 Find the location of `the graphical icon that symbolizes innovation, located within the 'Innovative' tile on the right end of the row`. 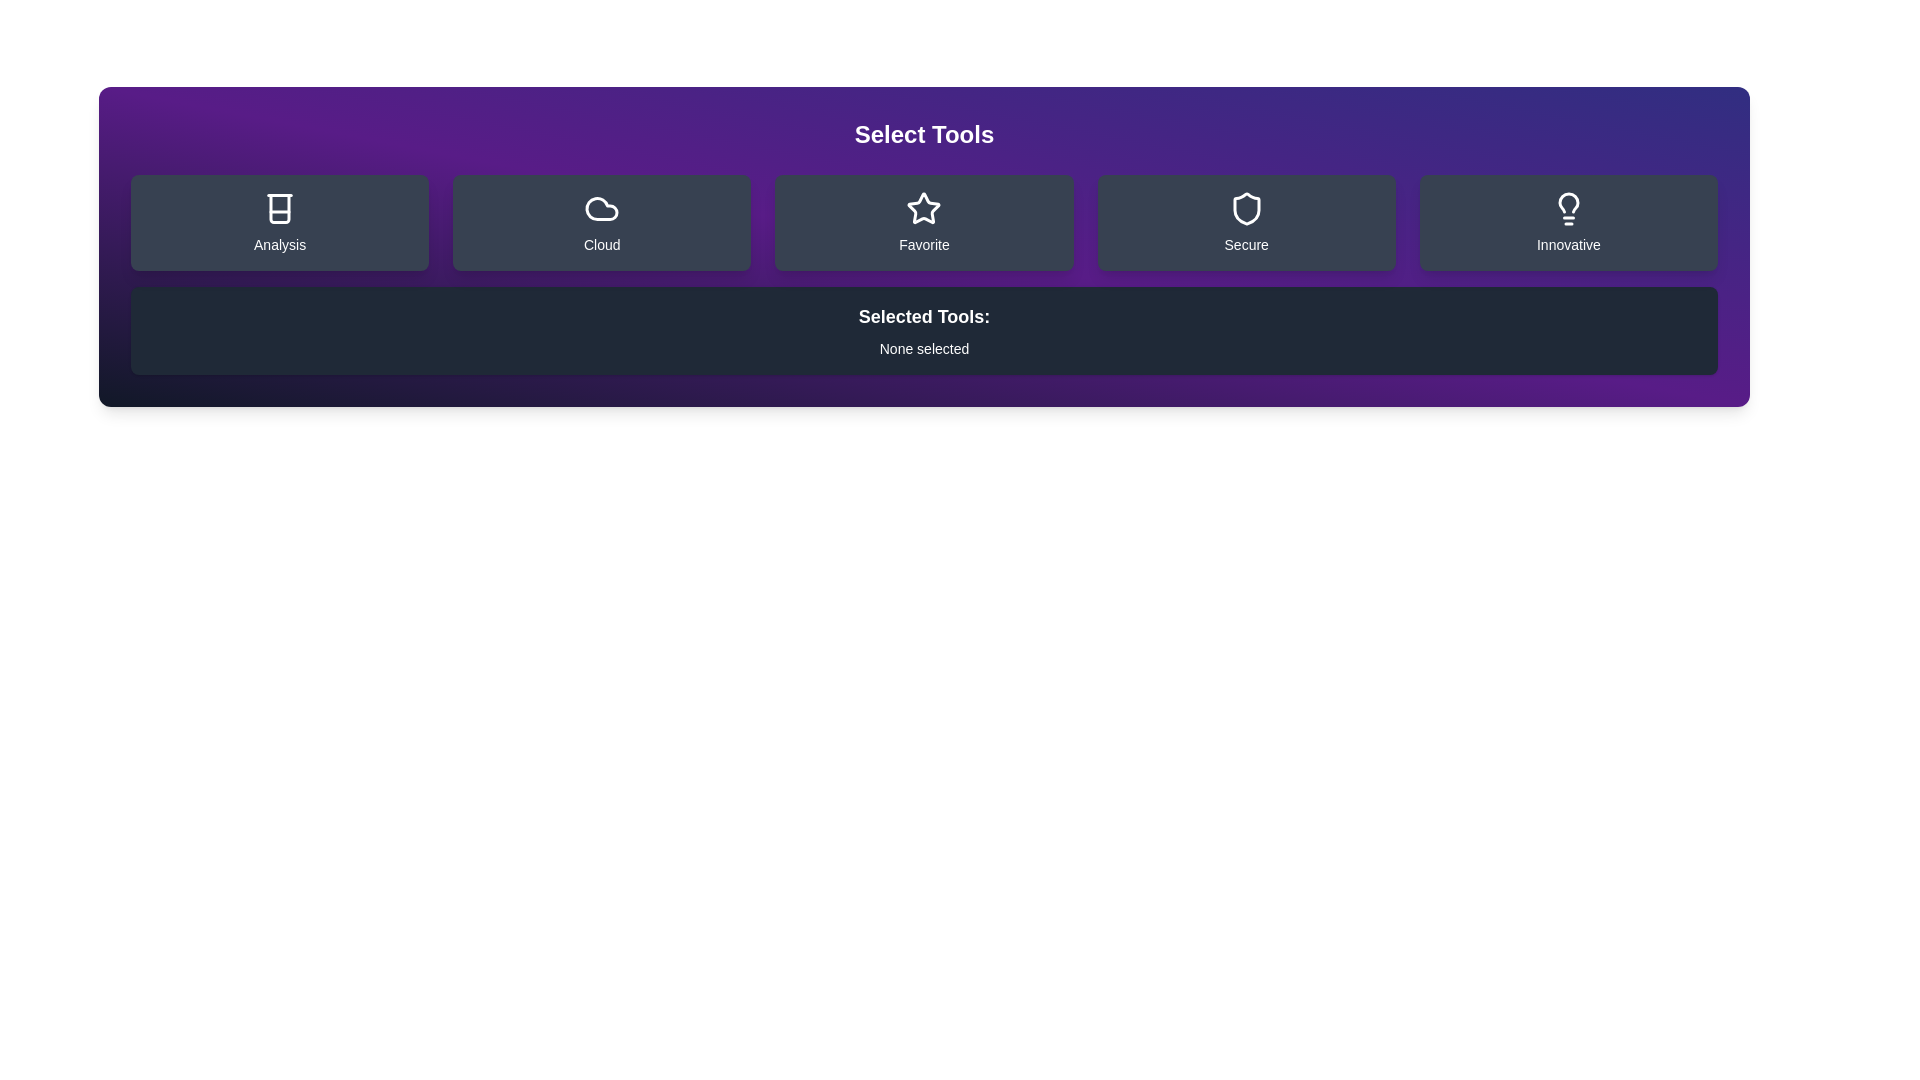

the graphical icon that symbolizes innovation, located within the 'Innovative' tile on the right end of the row is located at coordinates (1567, 203).